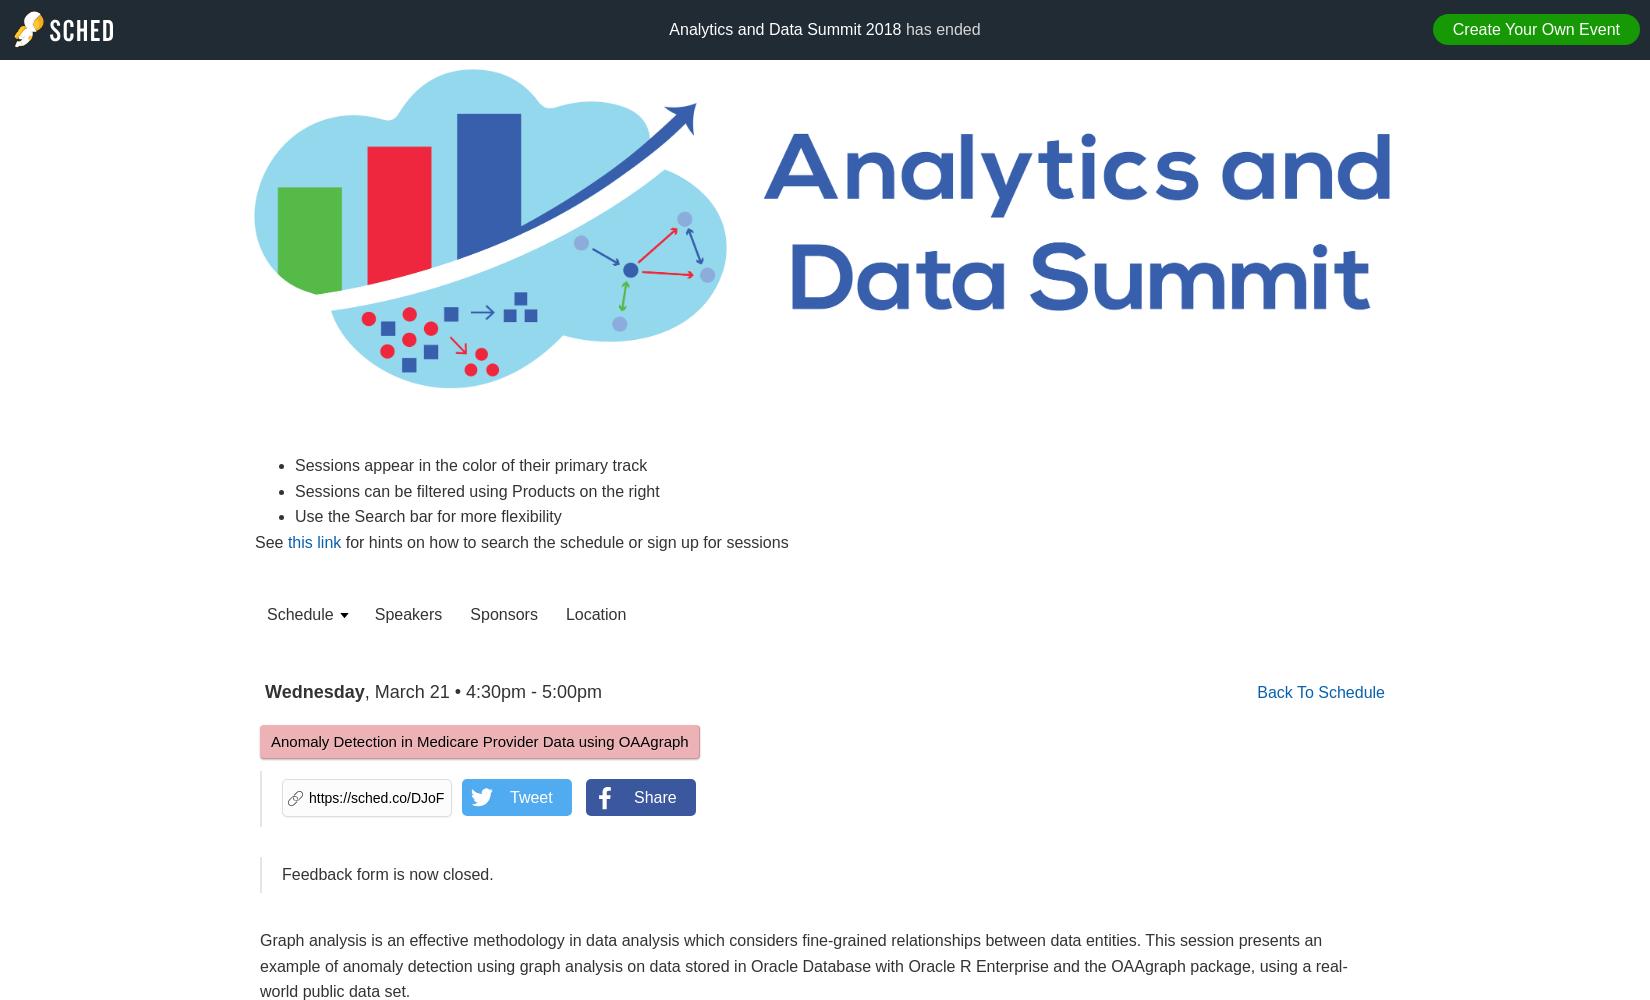 This screenshot has height=1000, width=1650. I want to click on 'Analytics and Data Summit 2018', so click(784, 29).